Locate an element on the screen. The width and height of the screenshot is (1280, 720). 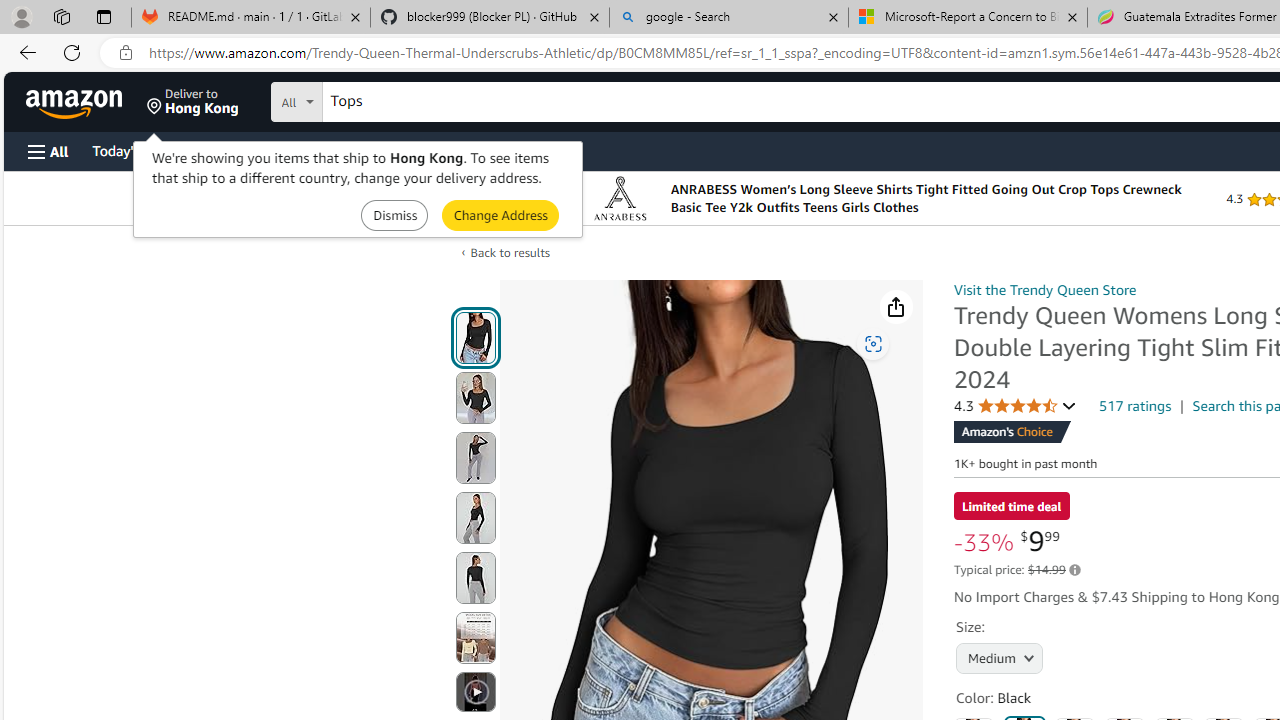
'Amazon' is located at coordinates (76, 101).